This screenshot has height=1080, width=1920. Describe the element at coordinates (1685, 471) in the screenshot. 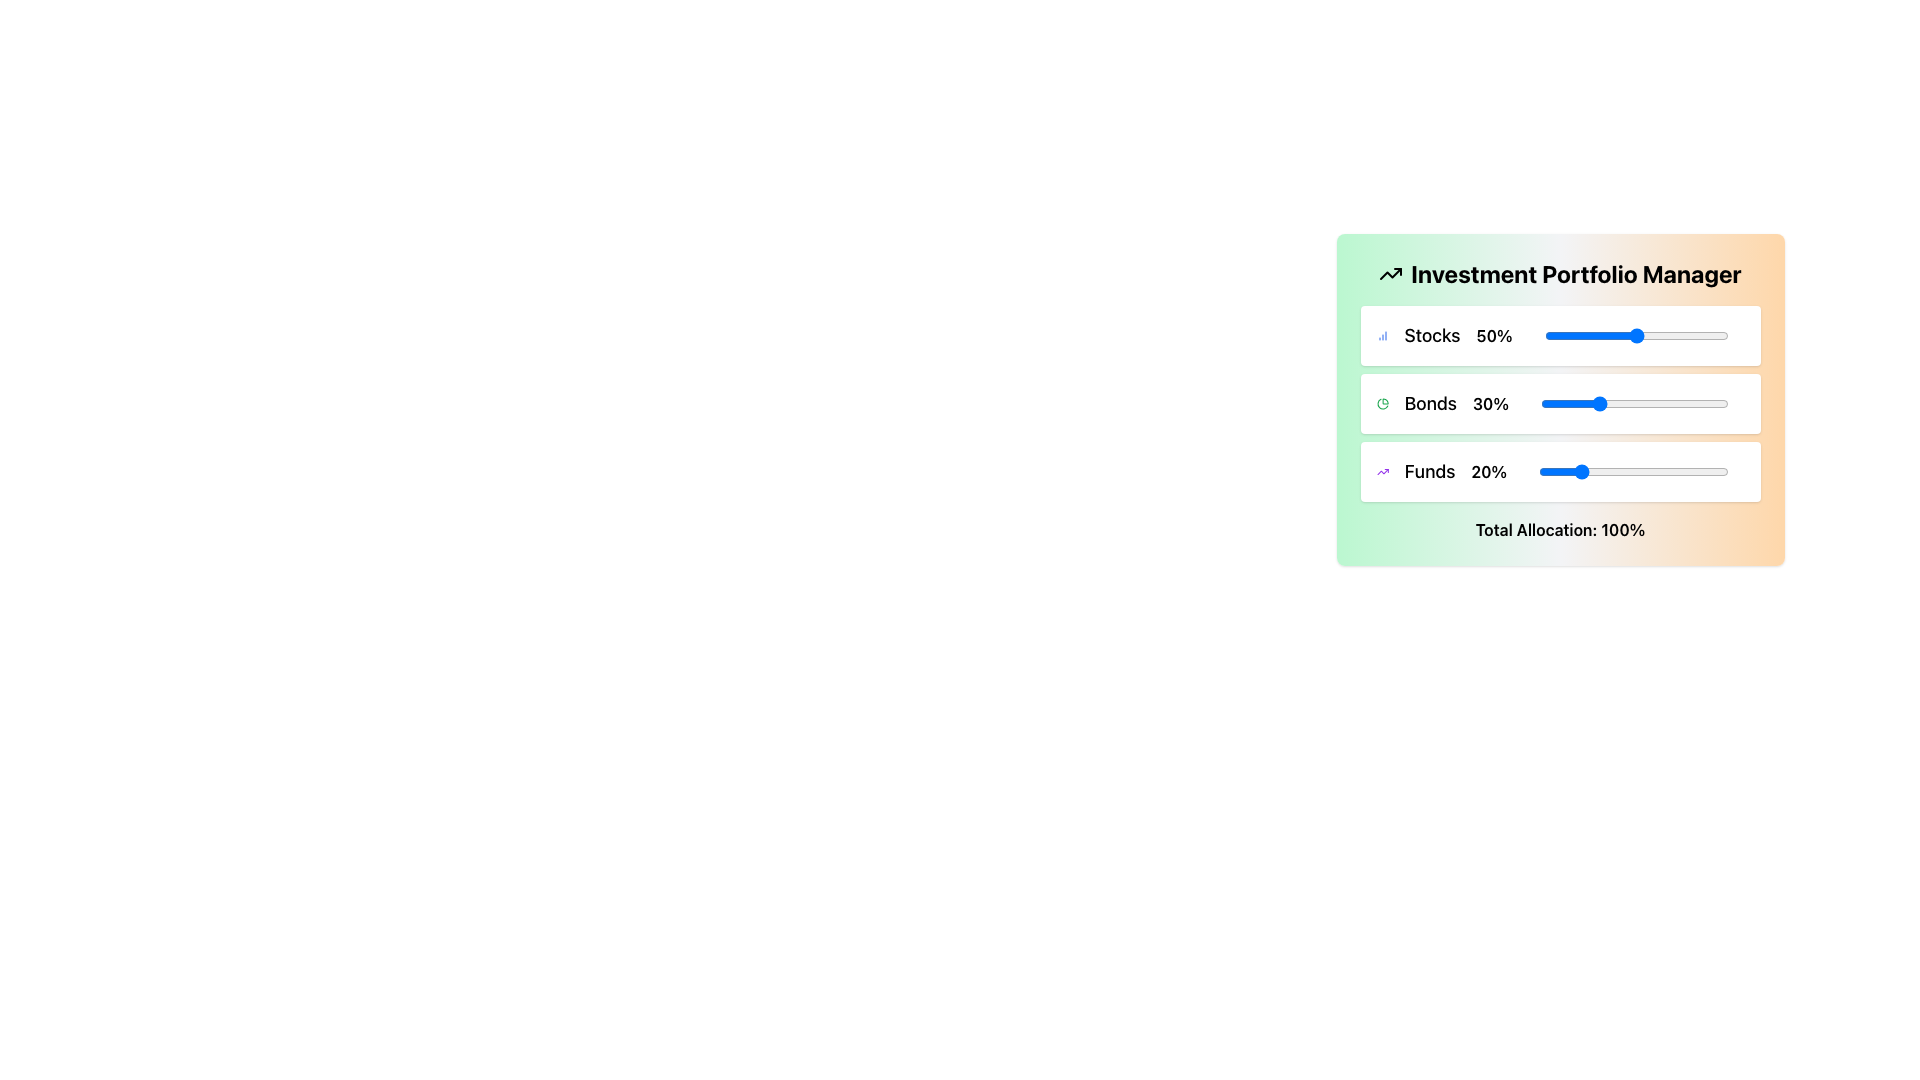

I see `the 'Funds' allocation` at that location.